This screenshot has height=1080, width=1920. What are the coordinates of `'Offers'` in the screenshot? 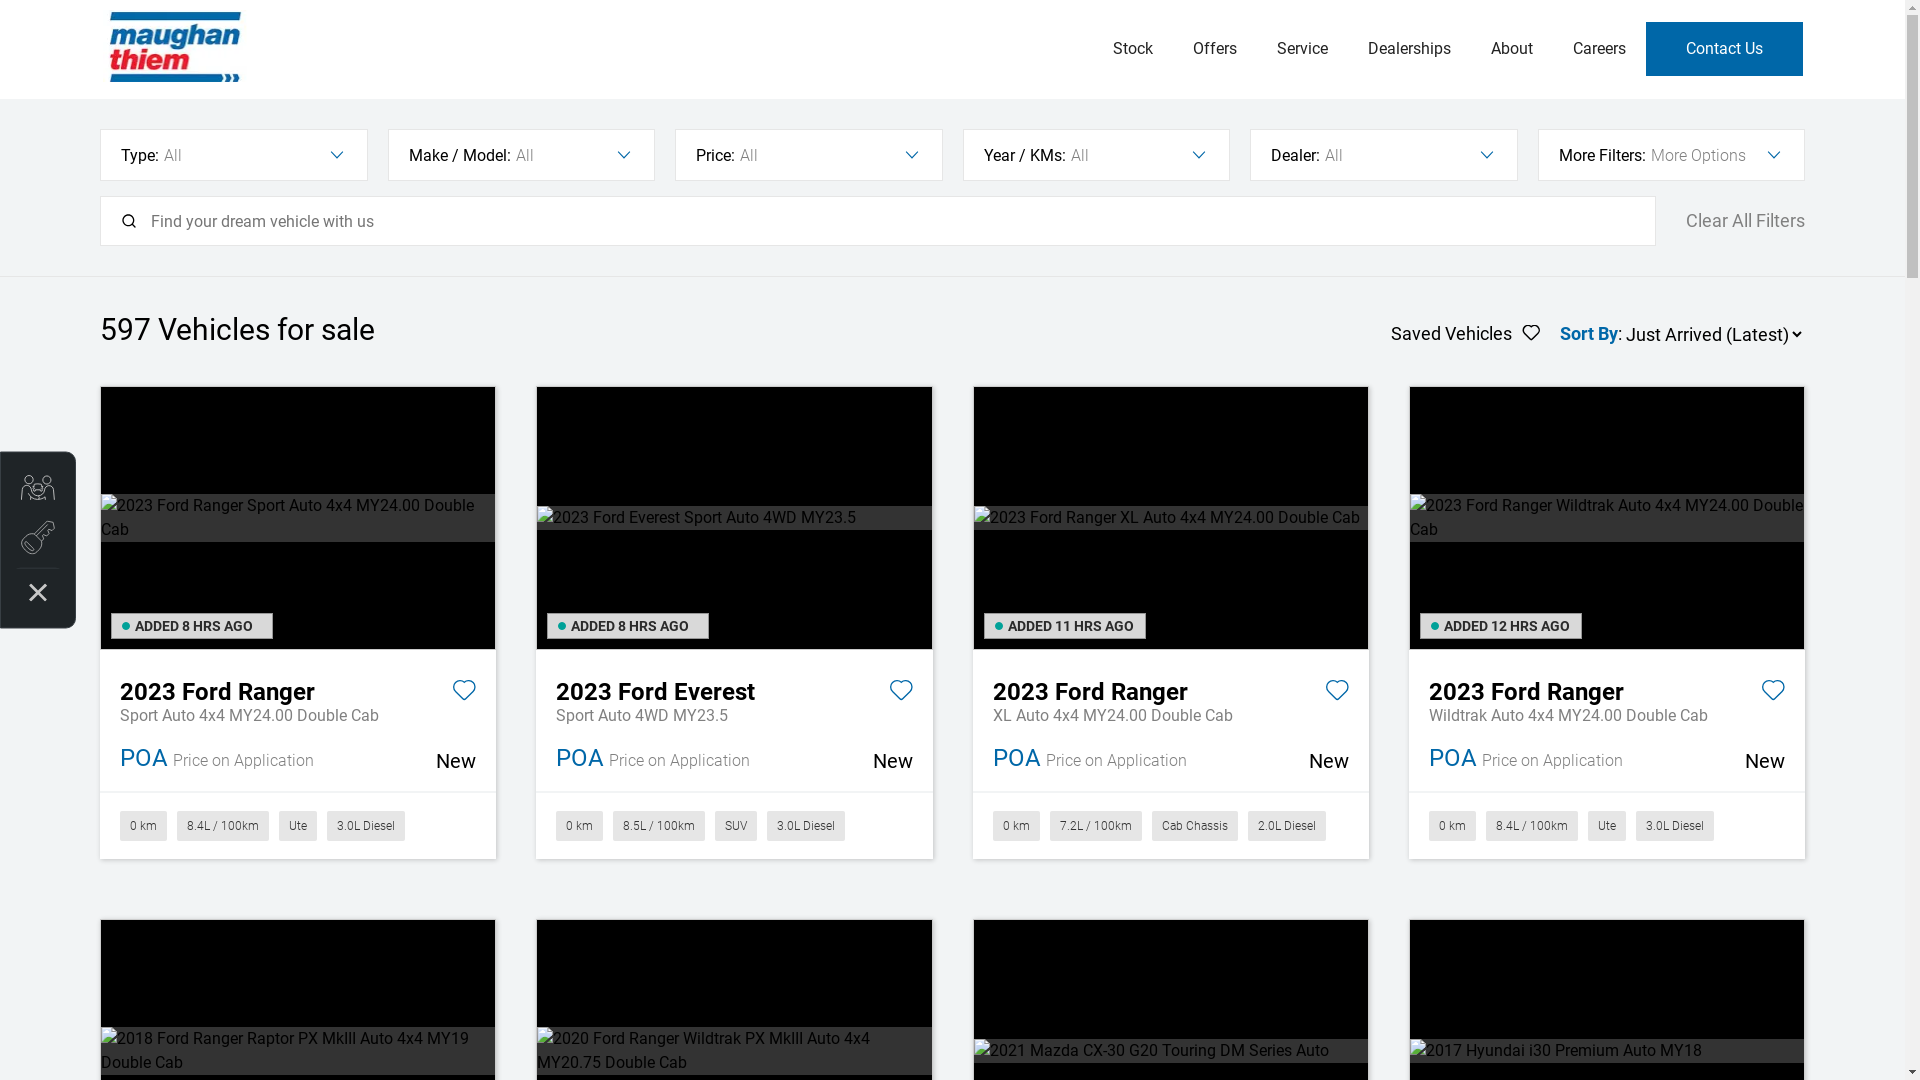 It's located at (1213, 48).